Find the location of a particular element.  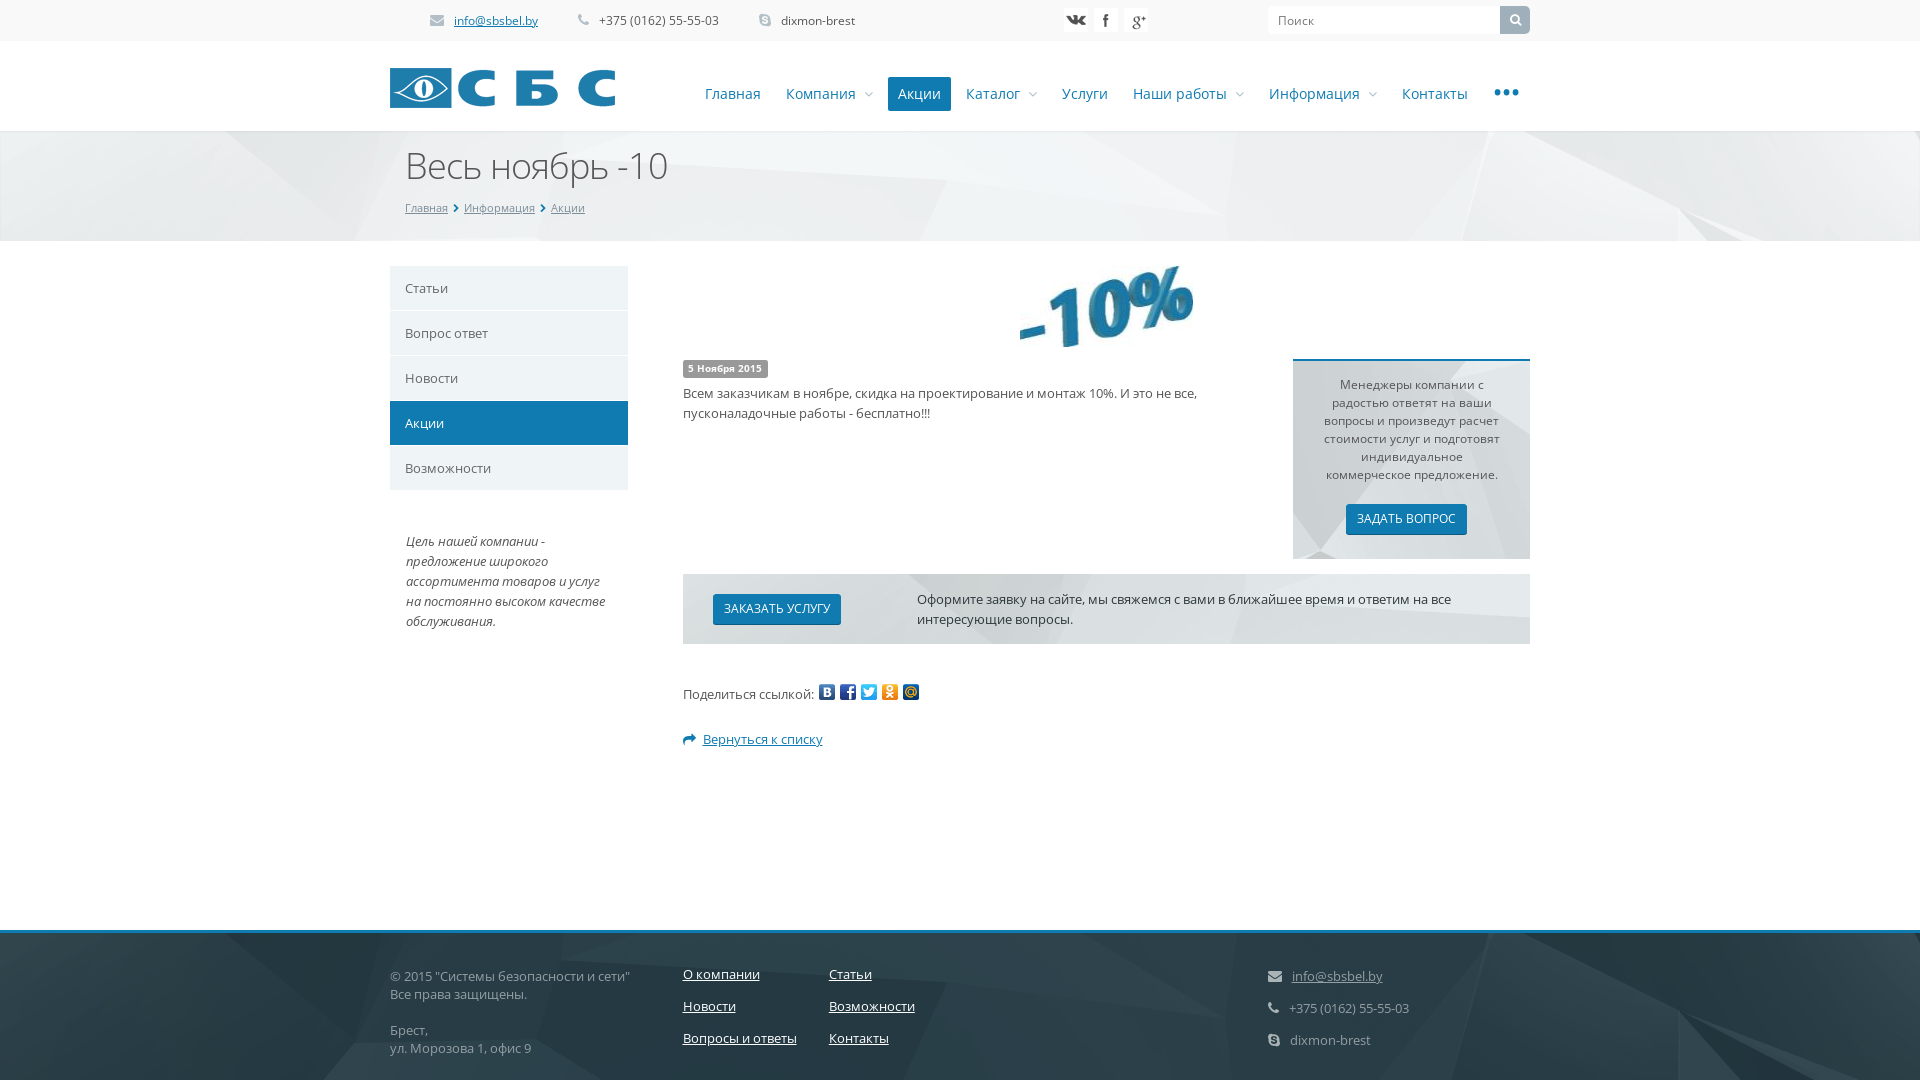

'info@sbsbel.by' is located at coordinates (495, 20).